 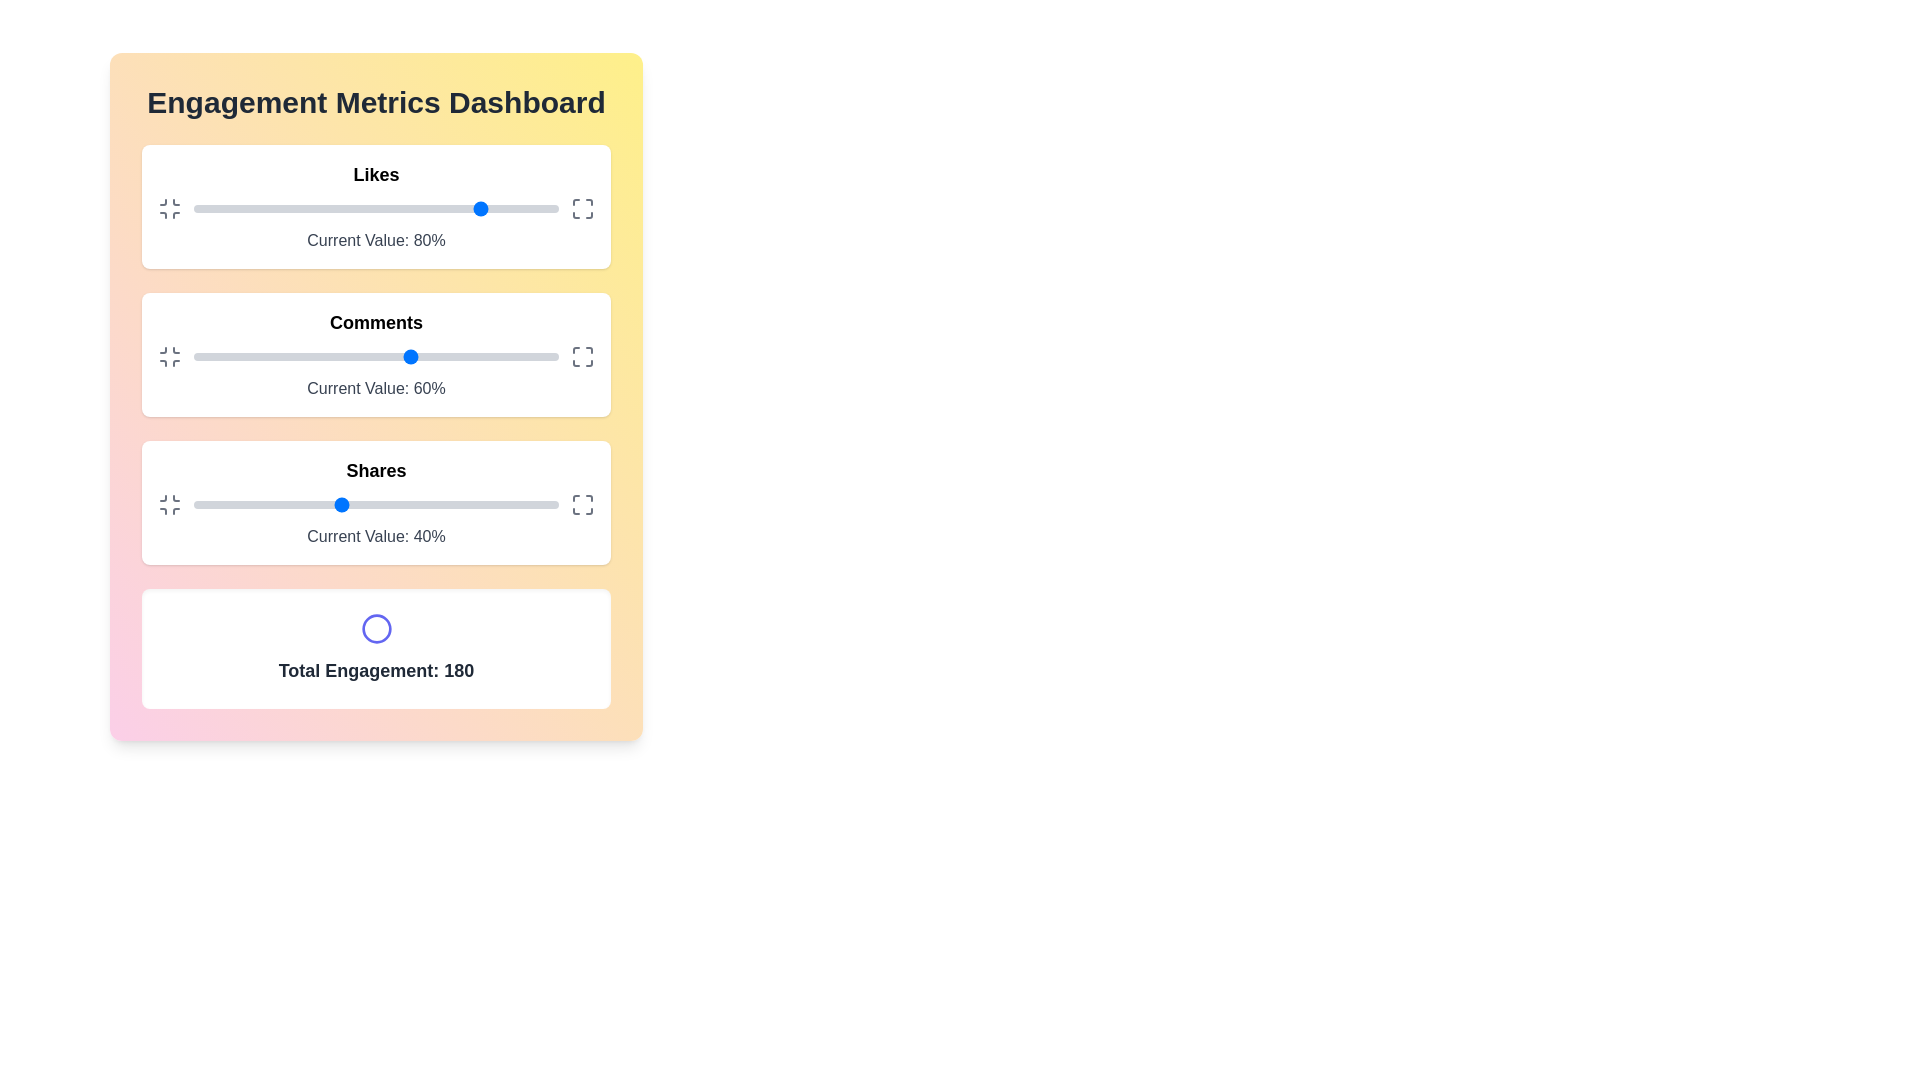 What do you see at coordinates (169, 208) in the screenshot?
I see `the minimize icon located in the top-left corner of the 'Likes' section within the dashboard to minimize the section` at bounding box center [169, 208].